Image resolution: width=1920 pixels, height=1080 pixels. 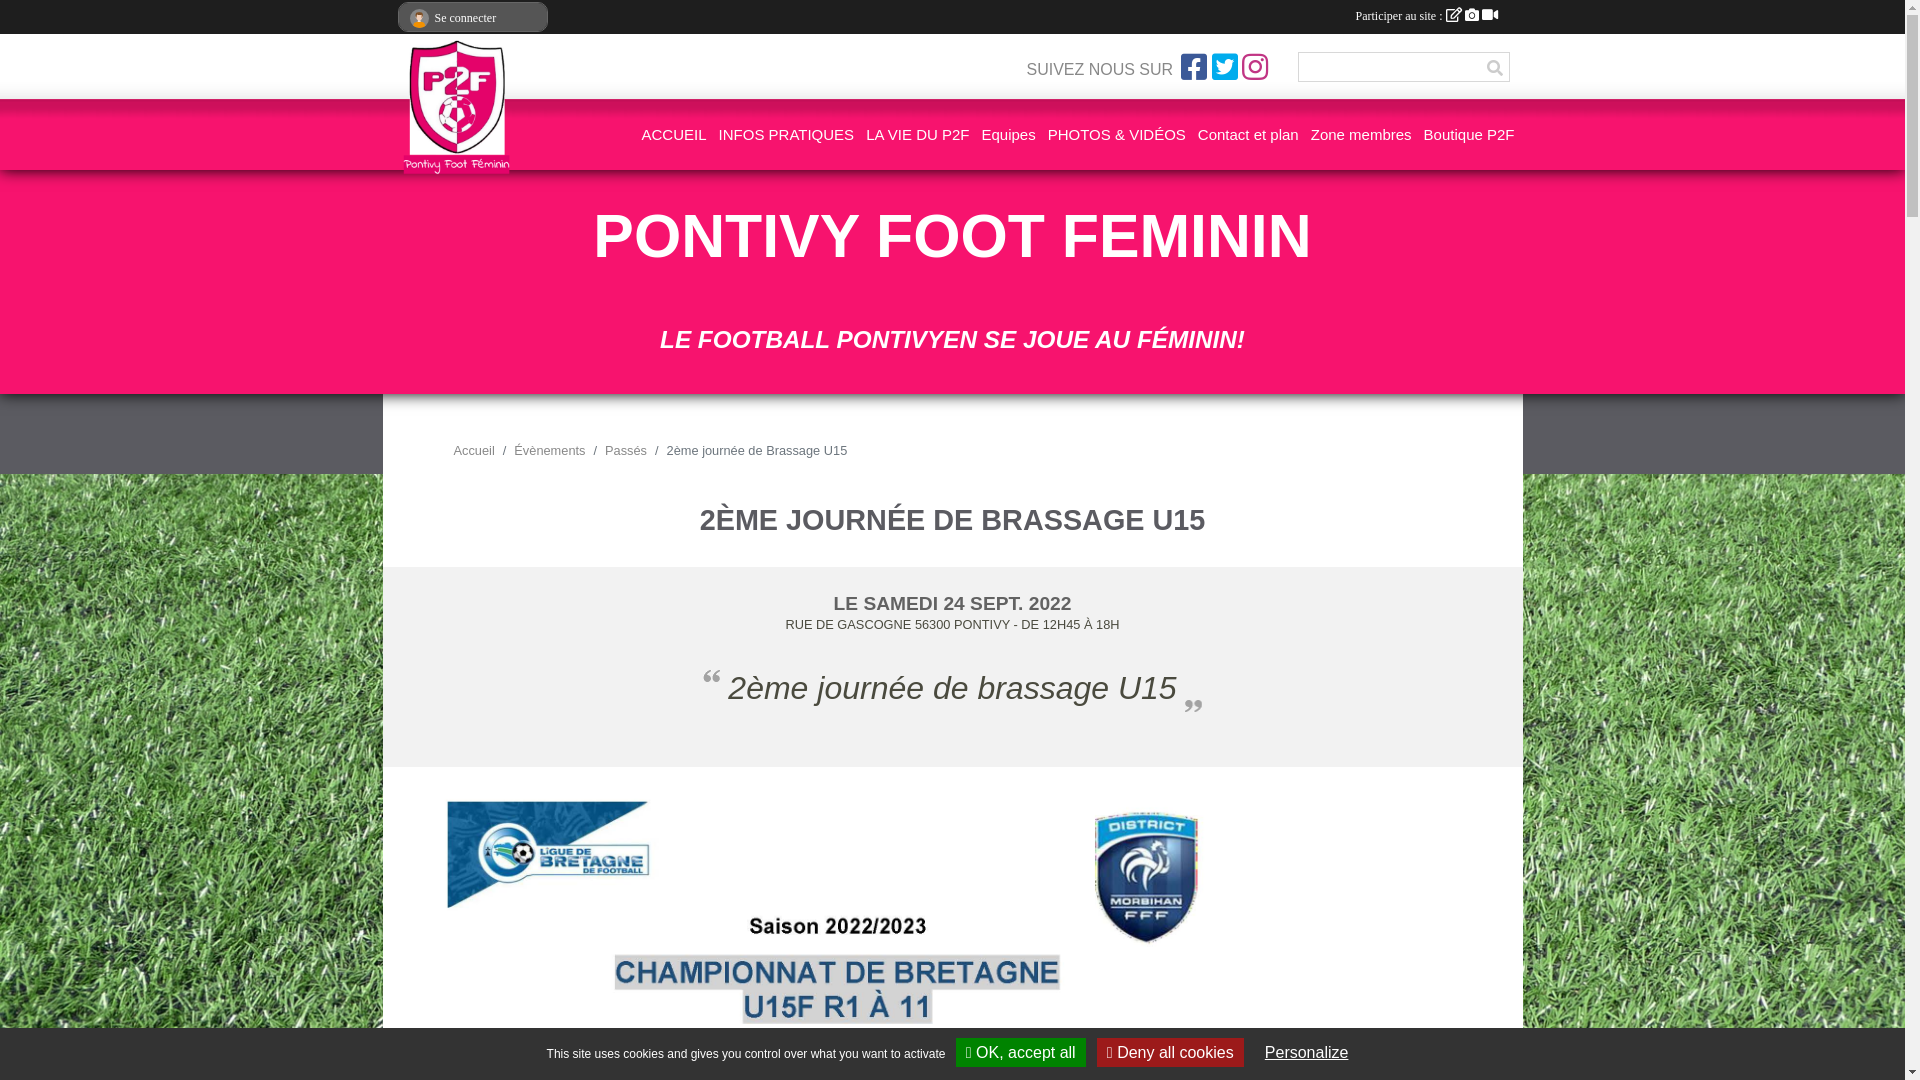 I want to click on 'Personalize', so click(x=1306, y=1051).